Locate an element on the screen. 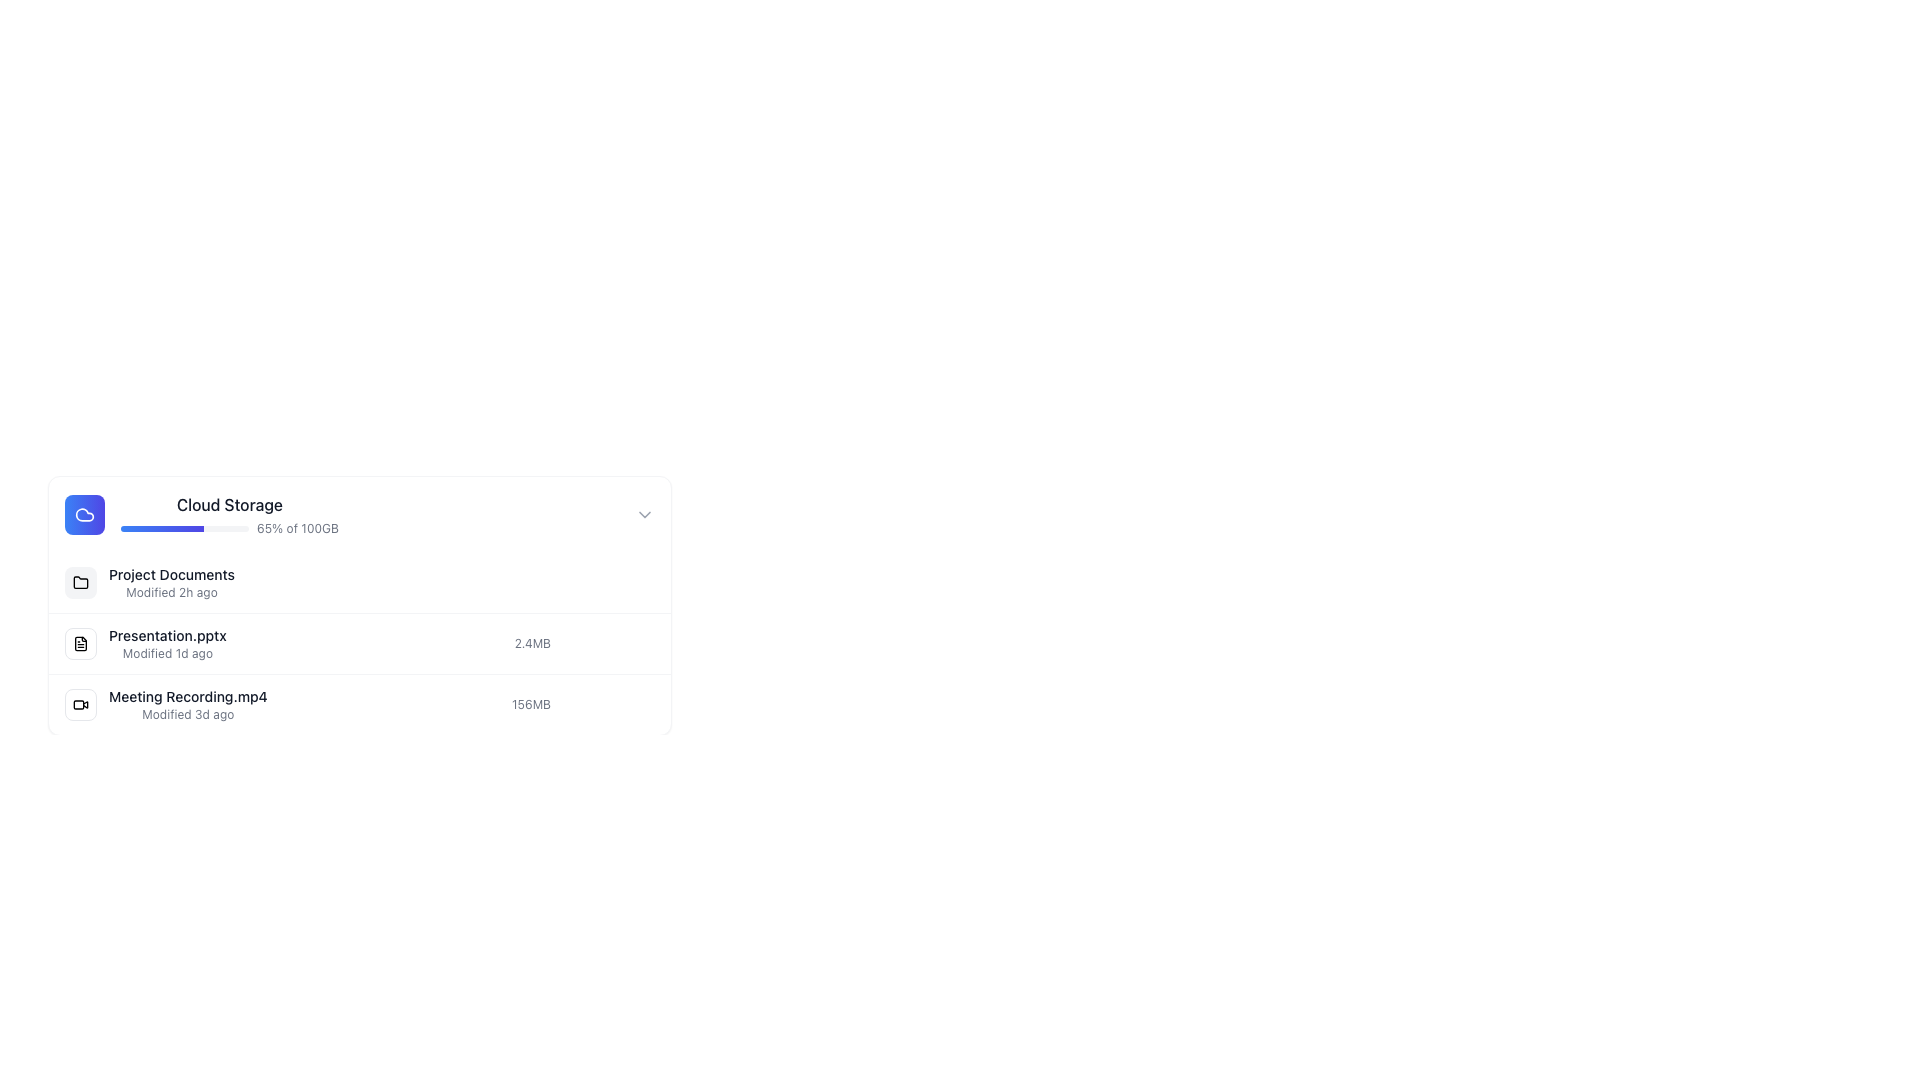  the 'Project Documents' folder element with a folder icon and associated metadata is located at coordinates (148, 582).